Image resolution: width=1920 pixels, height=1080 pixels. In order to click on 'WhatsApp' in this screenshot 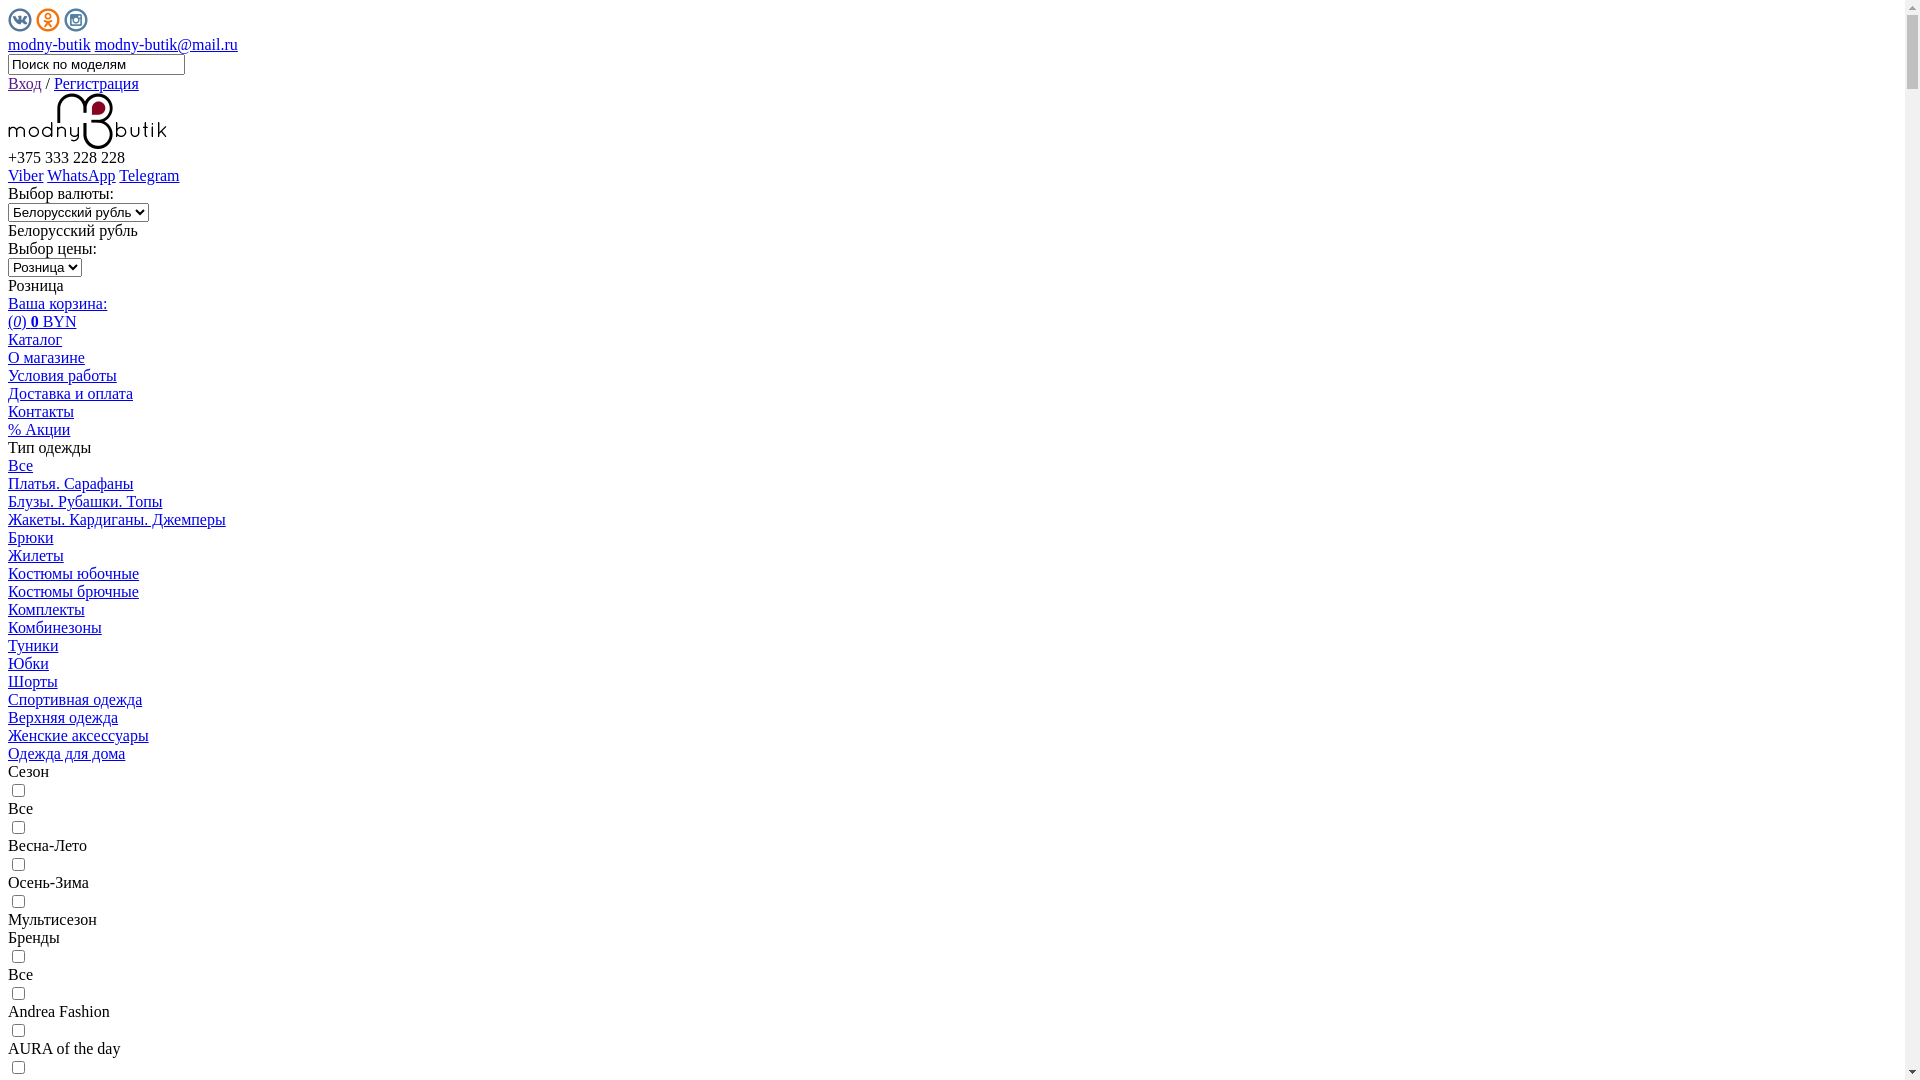, I will do `click(80, 174)`.